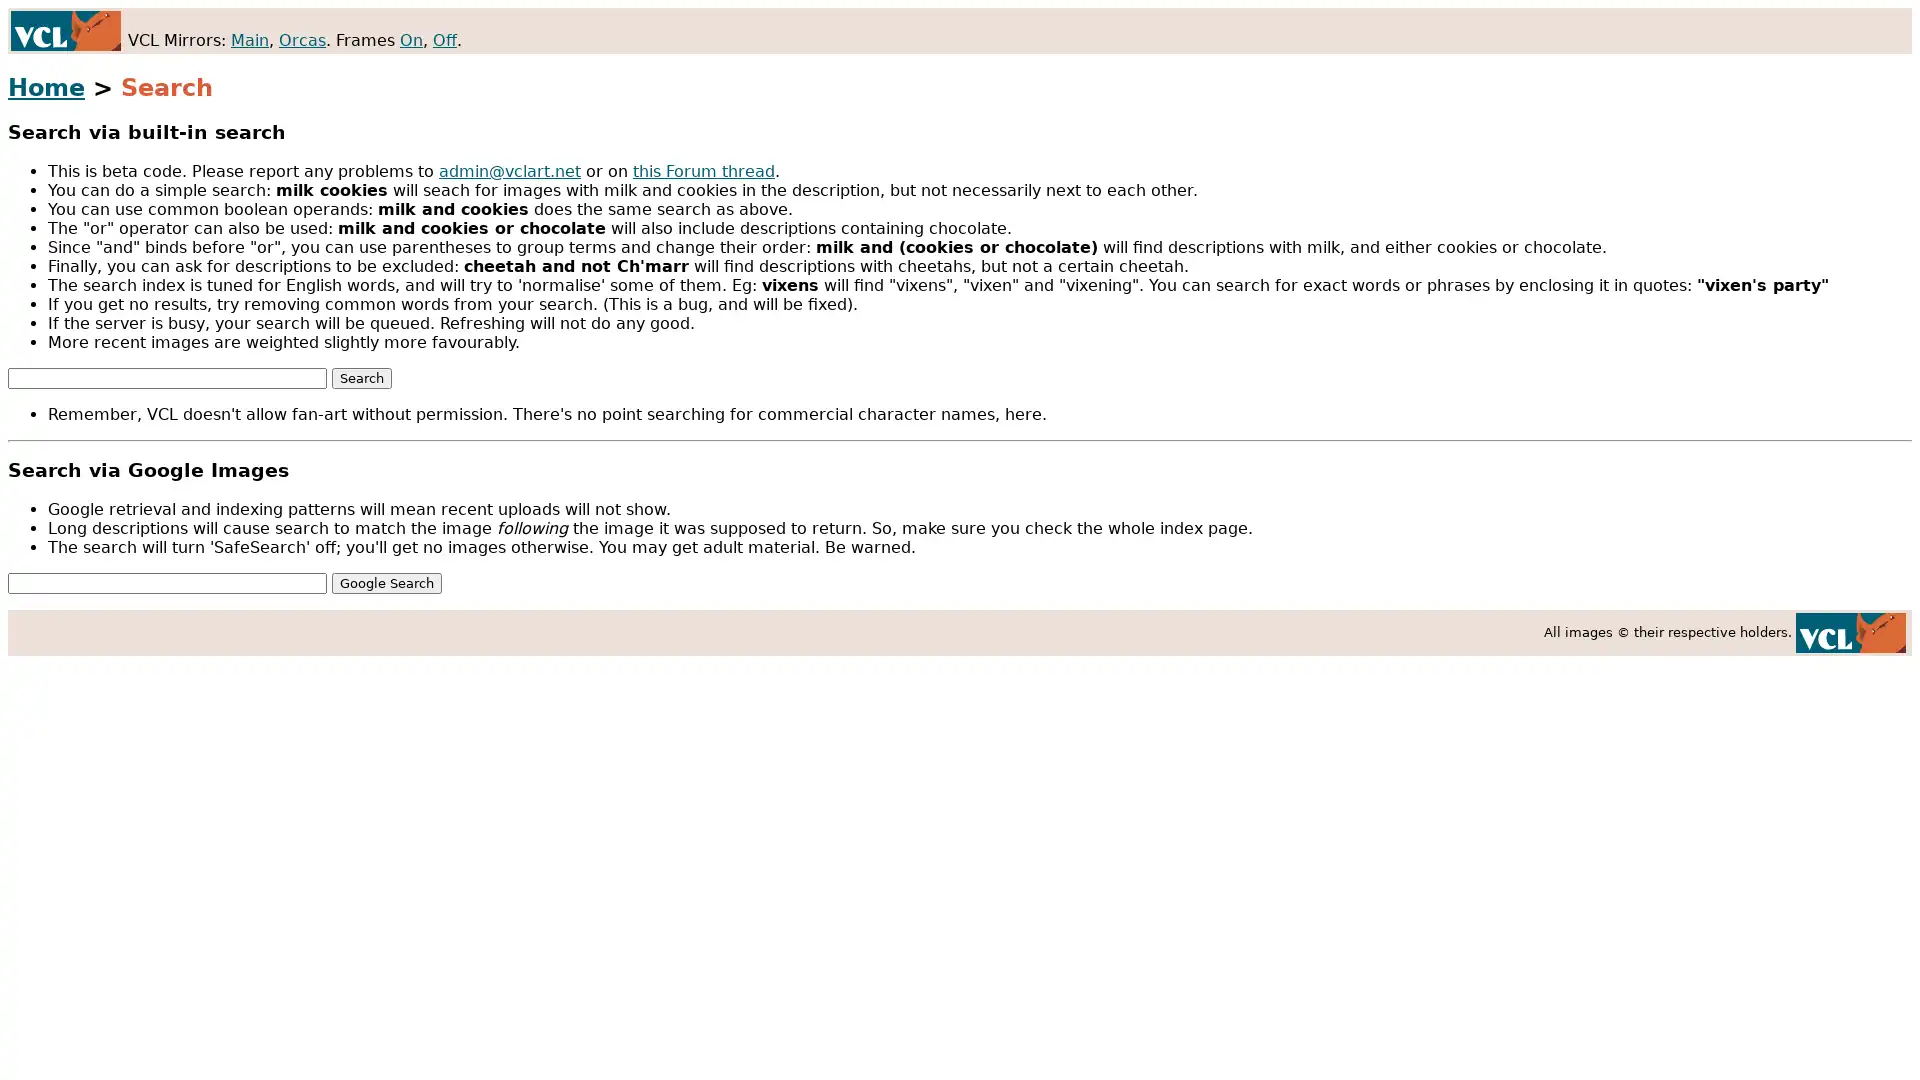  What do you see at coordinates (361, 377) in the screenshot?
I see `Search` at bounding box center [361, 377].